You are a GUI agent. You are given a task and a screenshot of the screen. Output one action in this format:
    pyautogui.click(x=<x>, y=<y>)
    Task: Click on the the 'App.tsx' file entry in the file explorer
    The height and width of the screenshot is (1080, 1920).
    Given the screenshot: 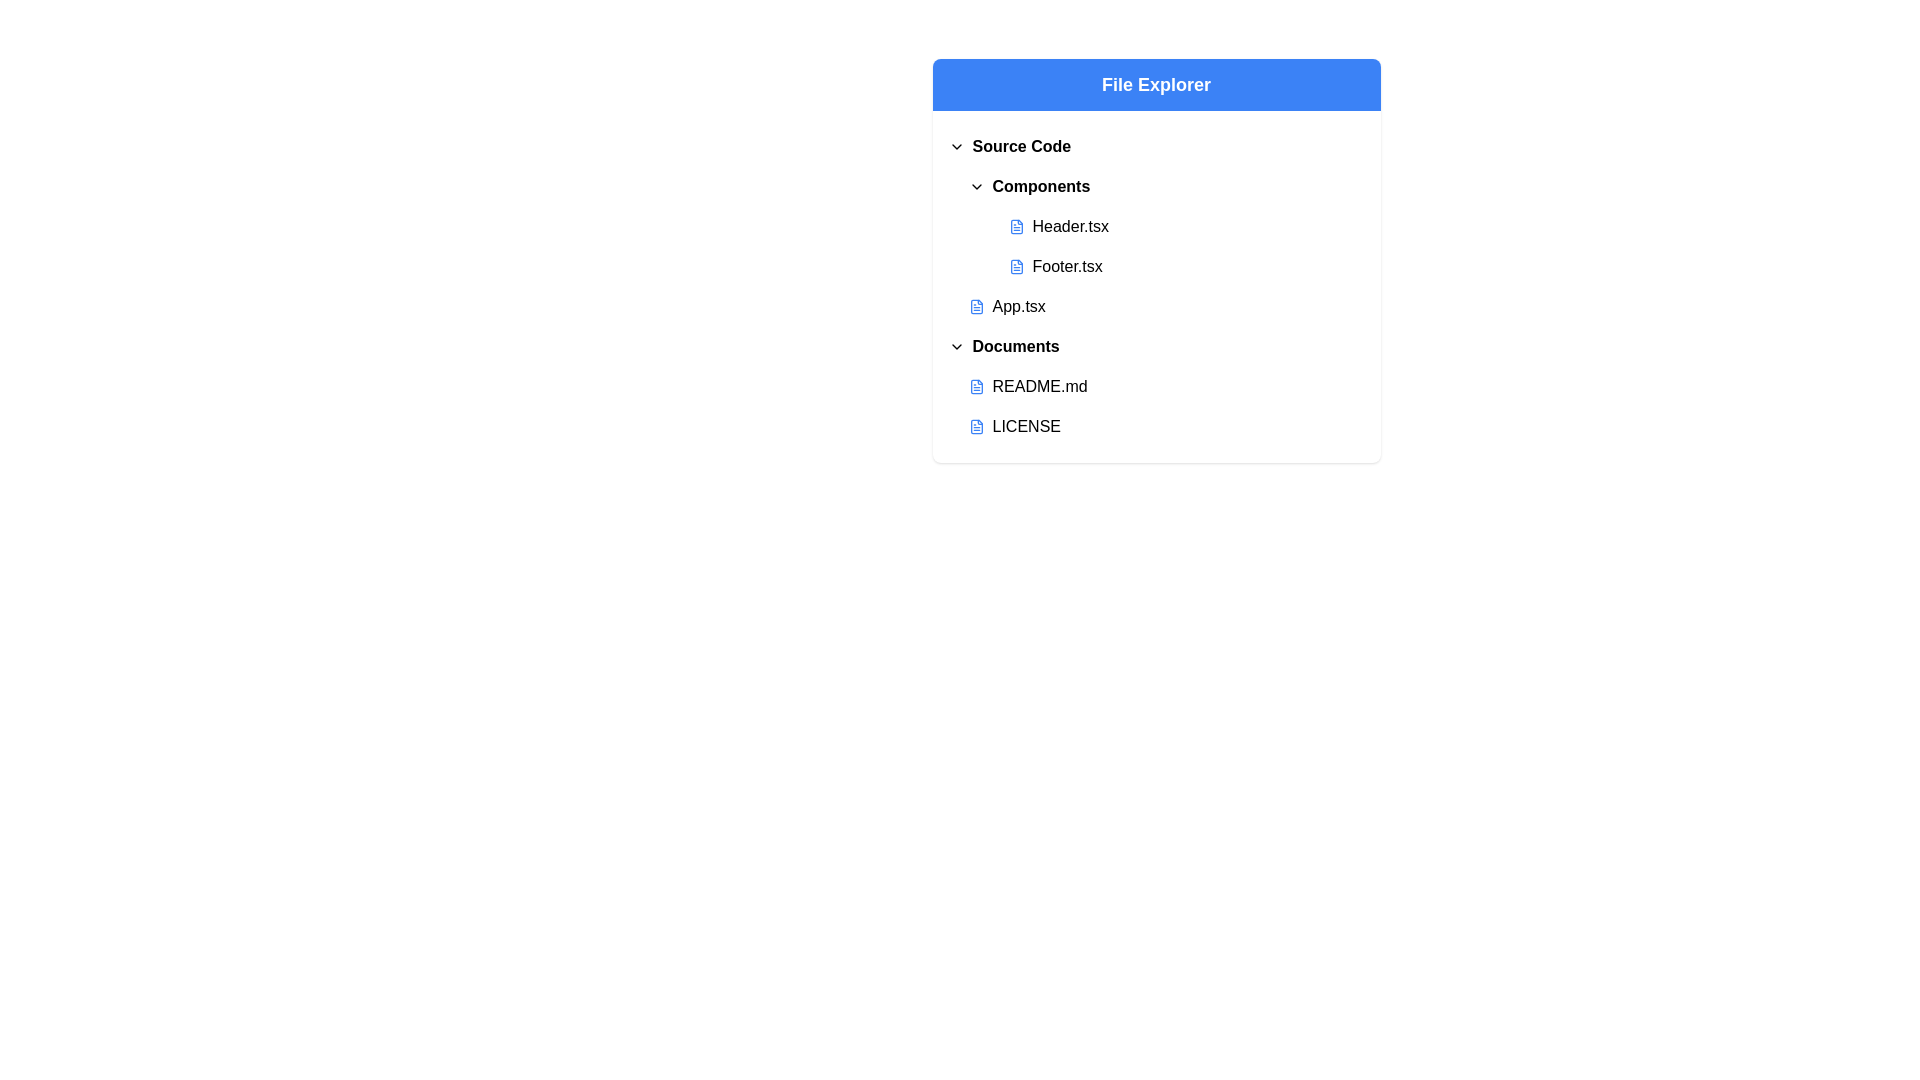 What is the action you would take?
    pyautogui.click(x=1156, y=307)
    